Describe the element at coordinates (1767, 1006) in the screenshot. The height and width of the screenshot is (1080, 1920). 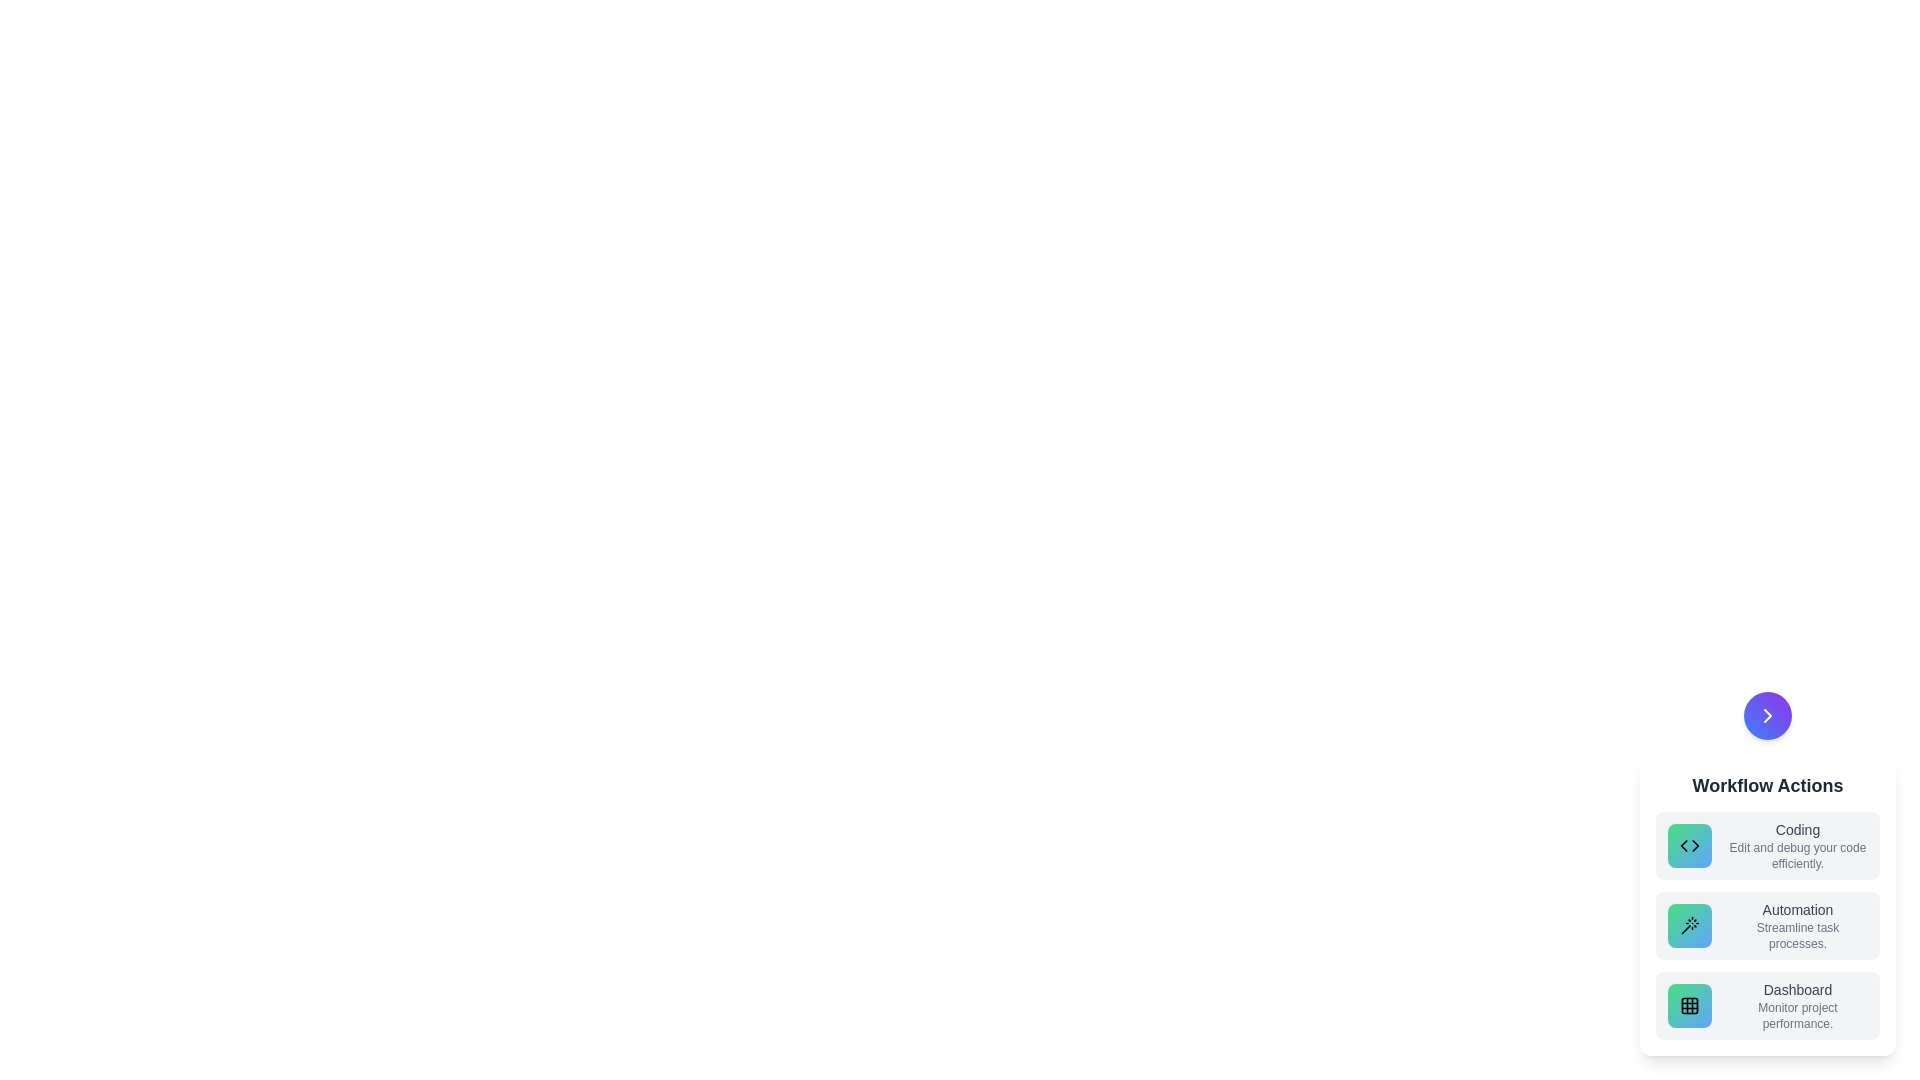
I see `the action item labeled Dashboard to observe its hover effect` at that location.